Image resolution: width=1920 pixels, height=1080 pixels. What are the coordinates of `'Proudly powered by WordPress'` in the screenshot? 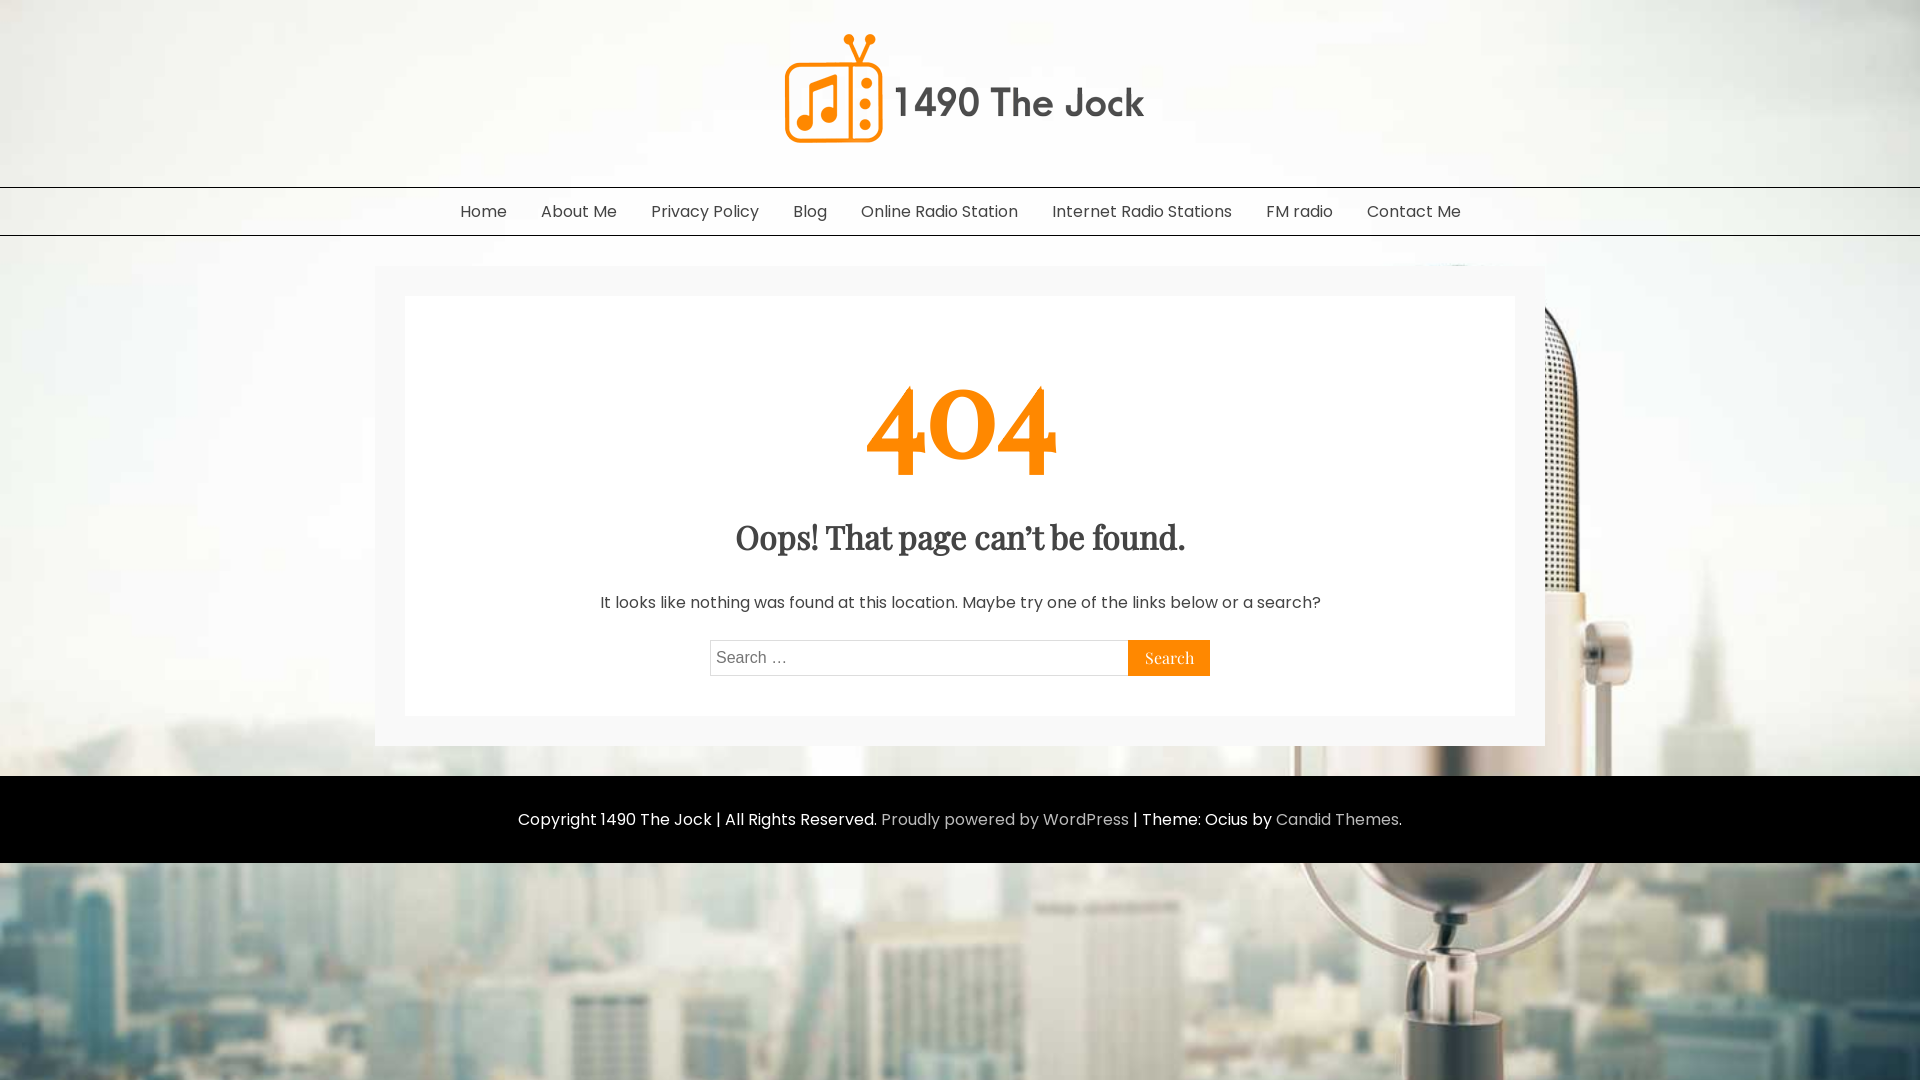 It's located at (880, 819).